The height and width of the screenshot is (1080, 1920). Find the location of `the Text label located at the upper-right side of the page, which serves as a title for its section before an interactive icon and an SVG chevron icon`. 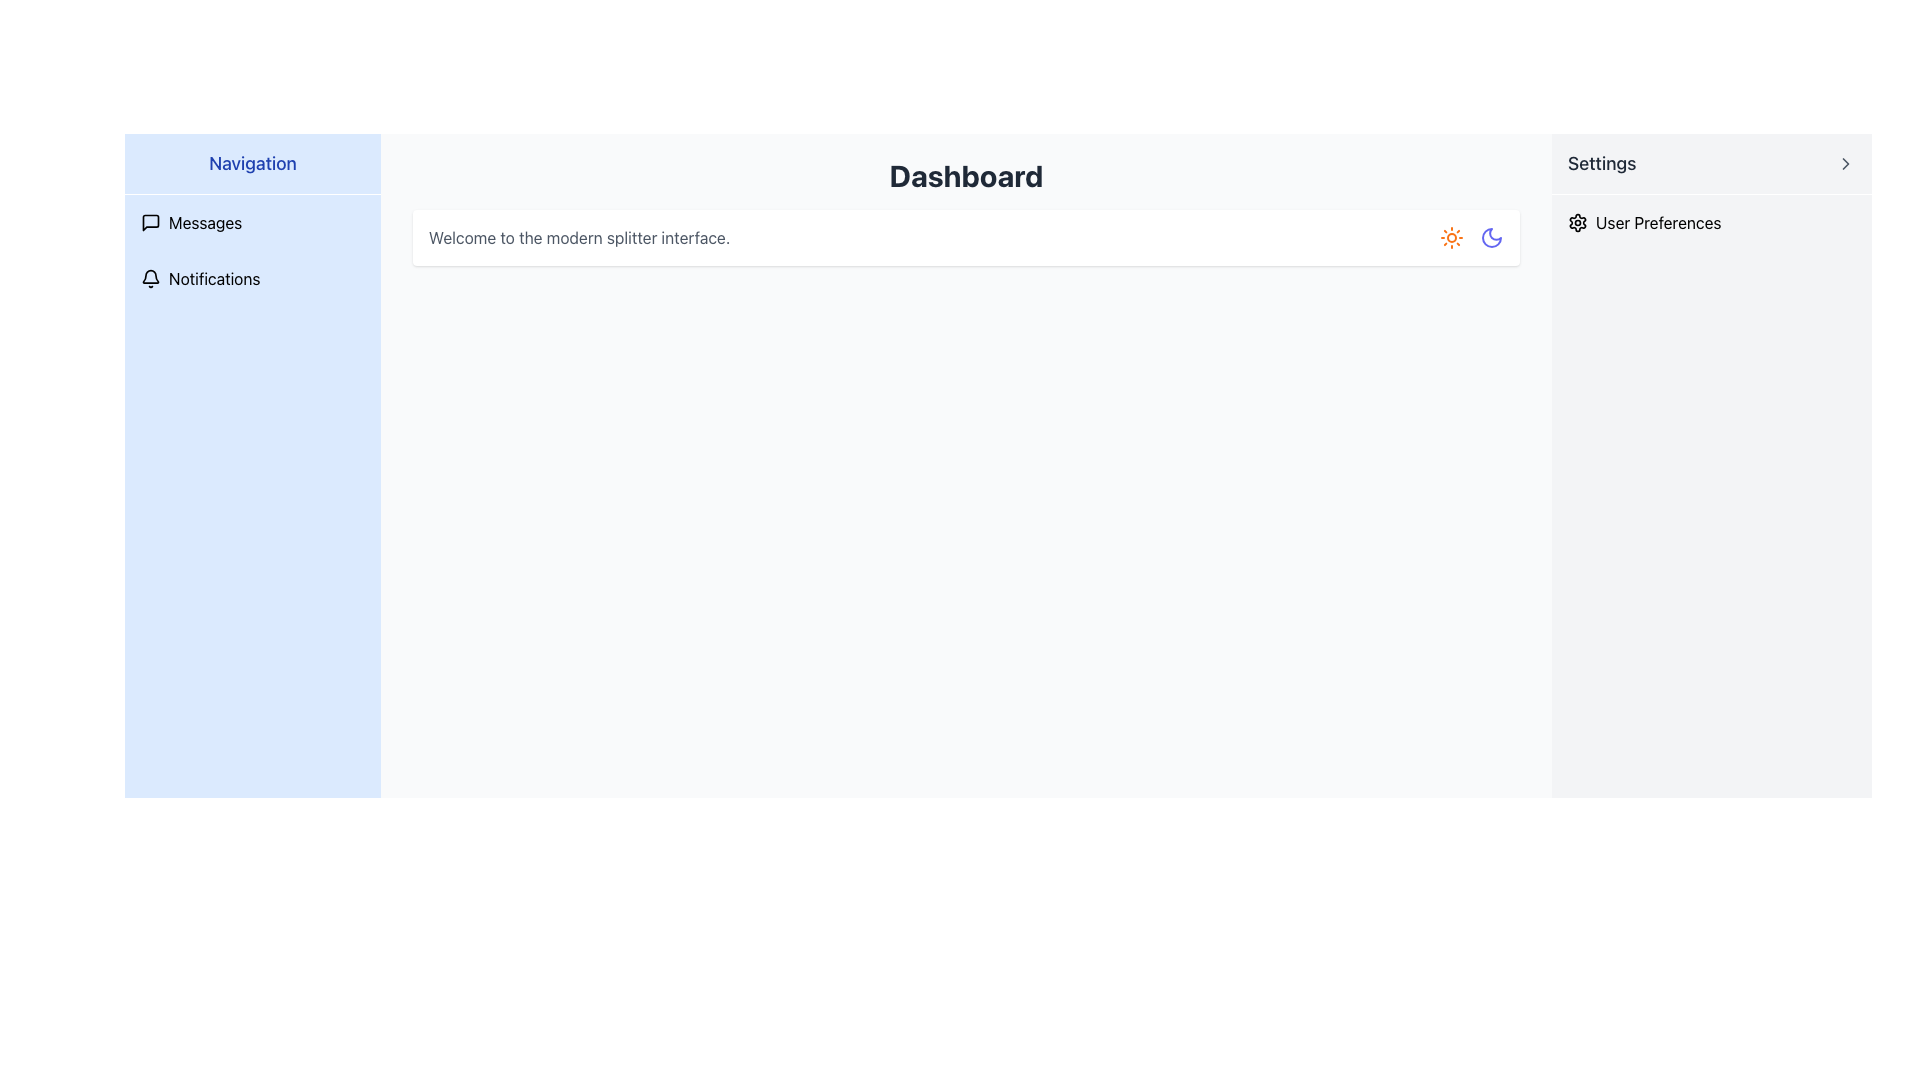

the Text label located at the upper-right side of the page, which serves as a title for its section before an interactive icon and an SVG chevron icon is located at coordinates (1602, 163).